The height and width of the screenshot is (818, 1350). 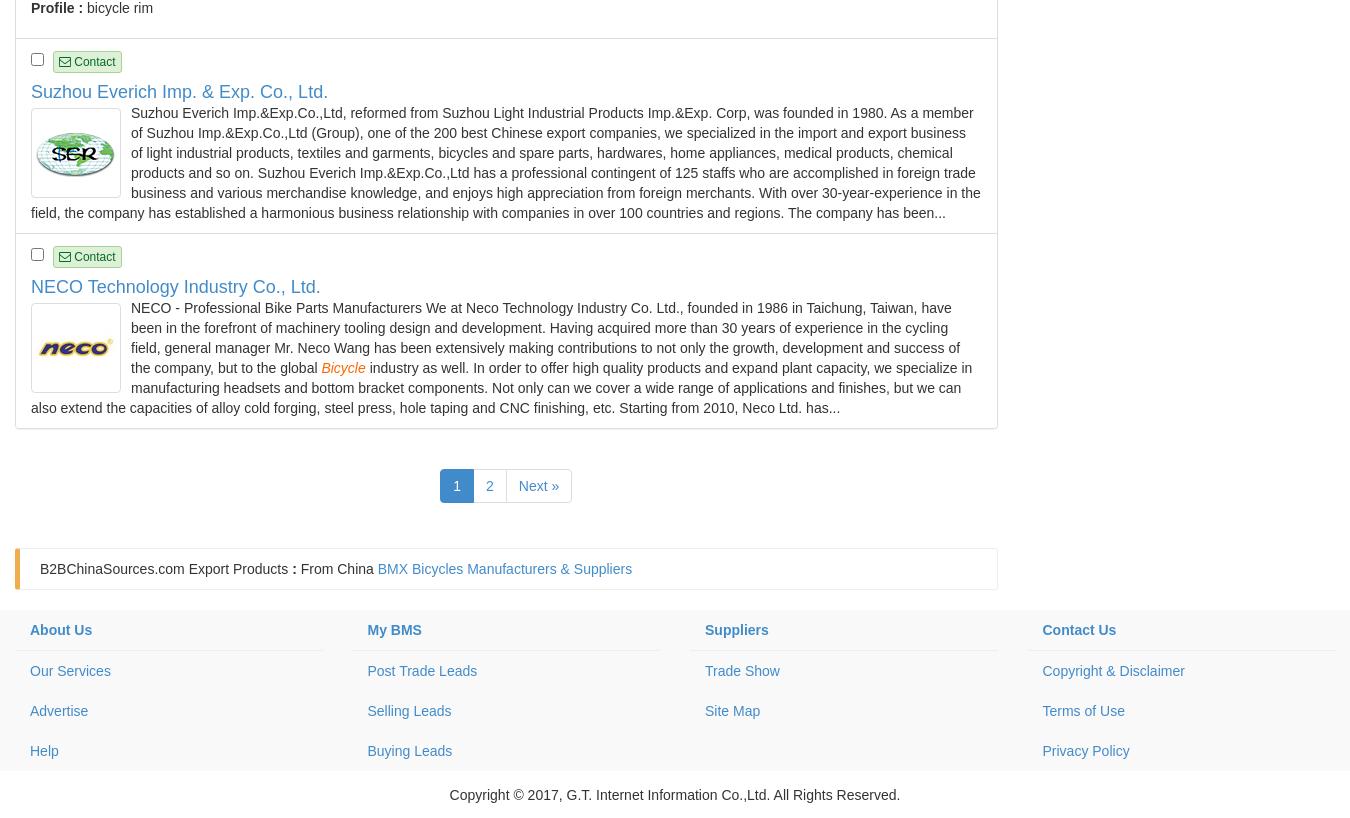 I want to click on 'Suppliers', so click(x=703, y=630).